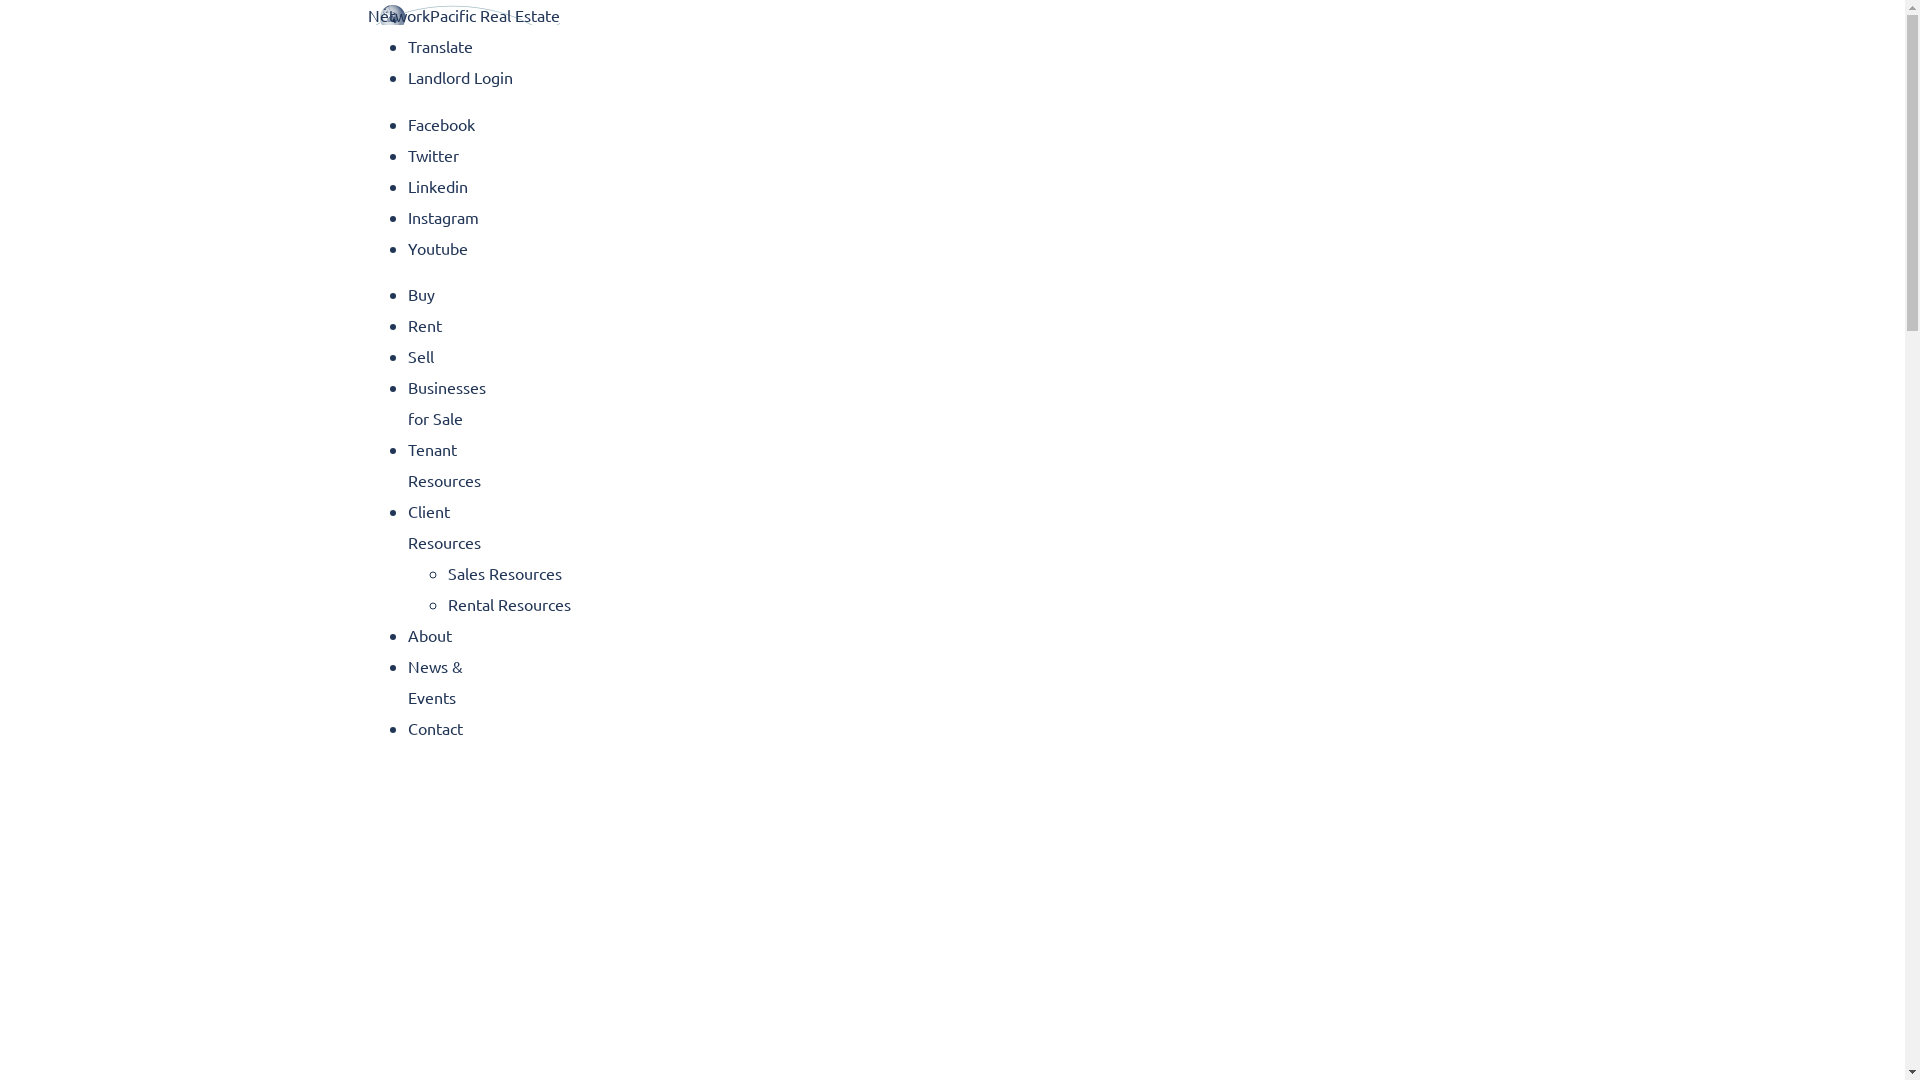 This screenshot has width=1920, height=1080. I want to click on 'Linkedin', so click(436, 185).